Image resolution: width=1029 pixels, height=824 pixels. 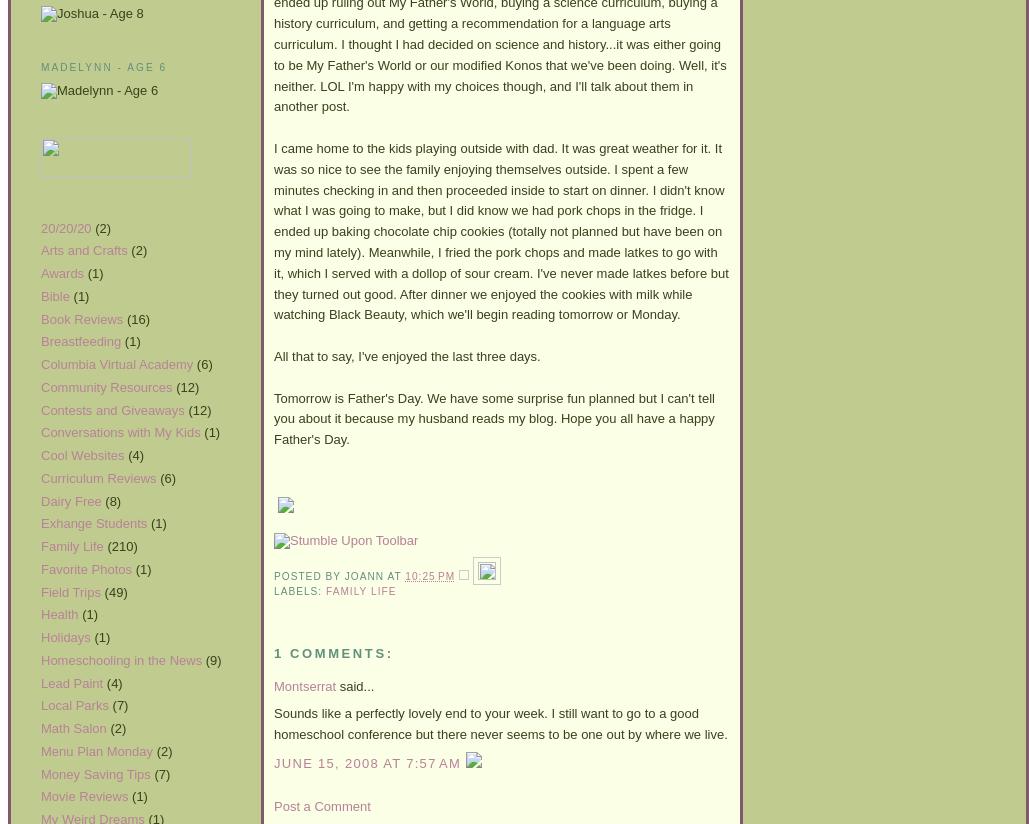 What do you see at coordinates (65, 636) in the screenshot?
I see `'Holidays'` at bounding box center [65, 636].